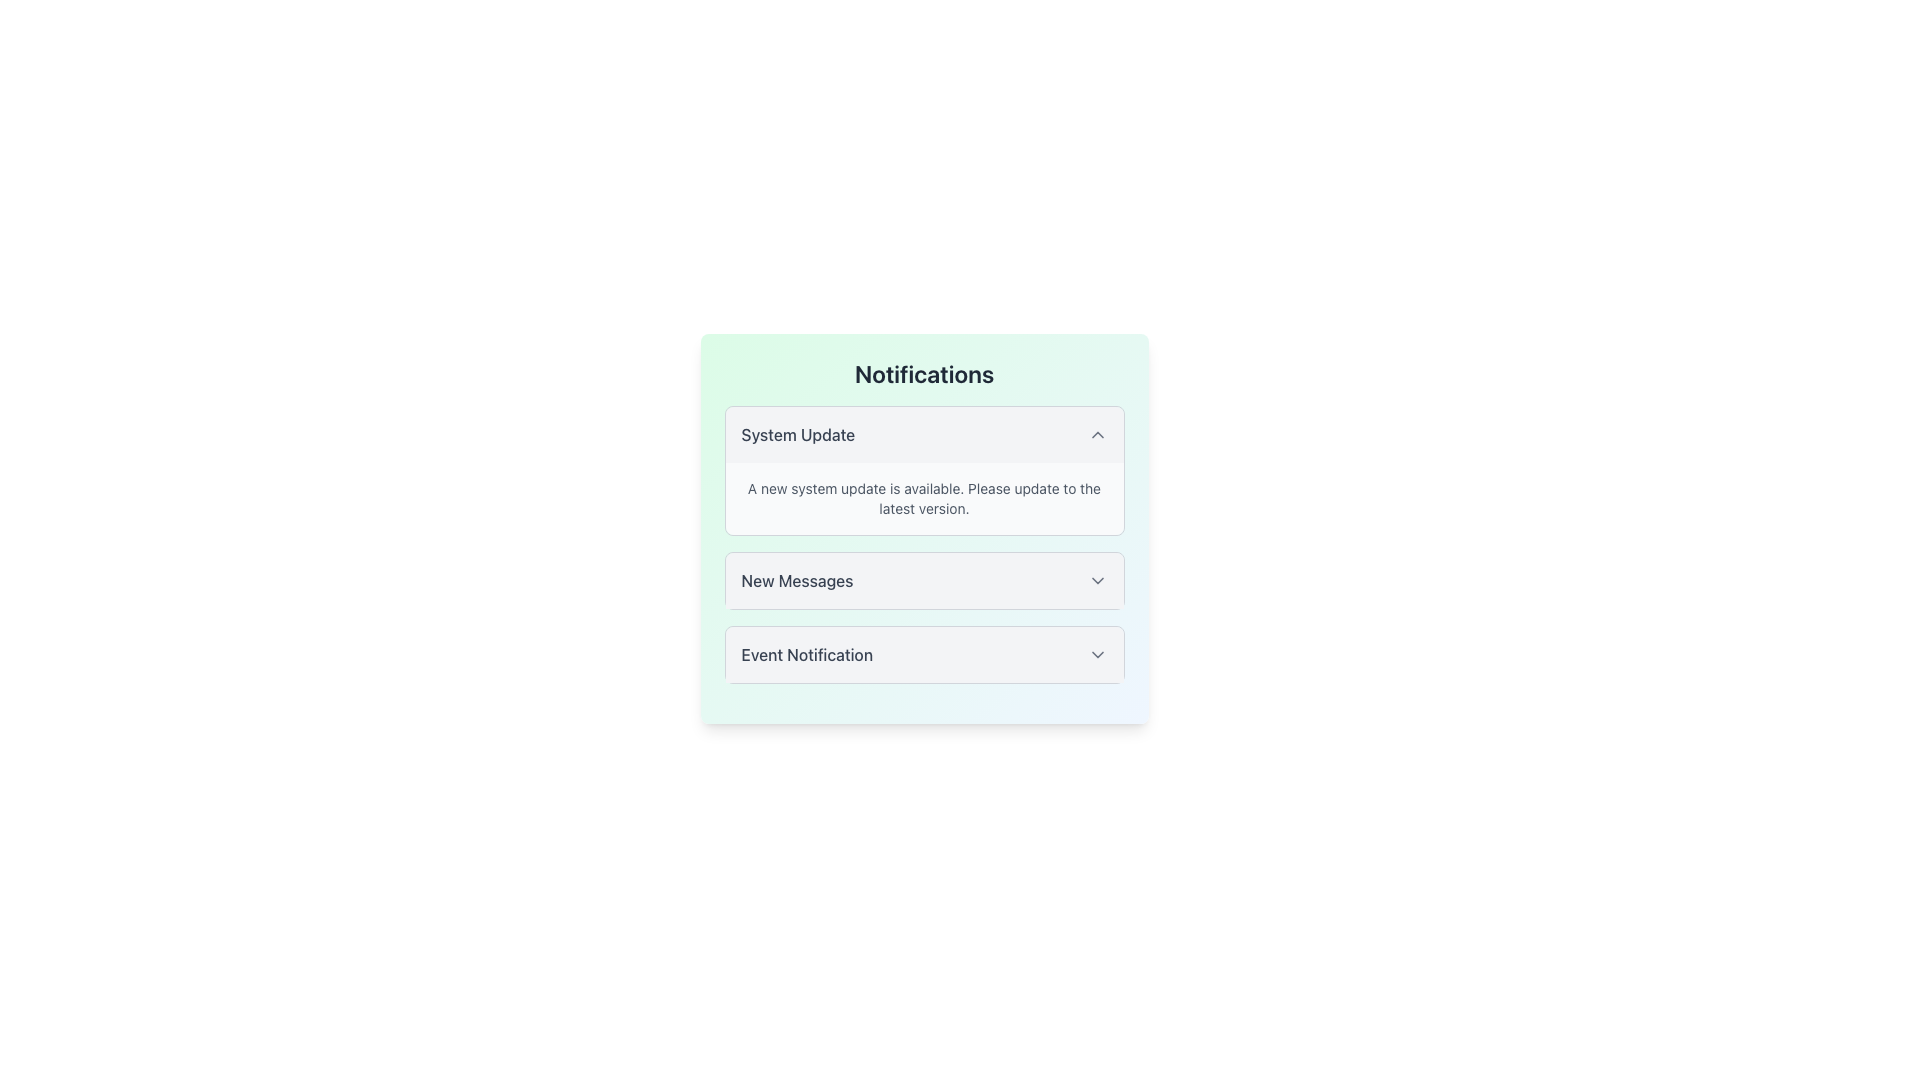  I want to click on the text area displaying system update notifications located beneath the 'System Update' header, so click(923, 497).